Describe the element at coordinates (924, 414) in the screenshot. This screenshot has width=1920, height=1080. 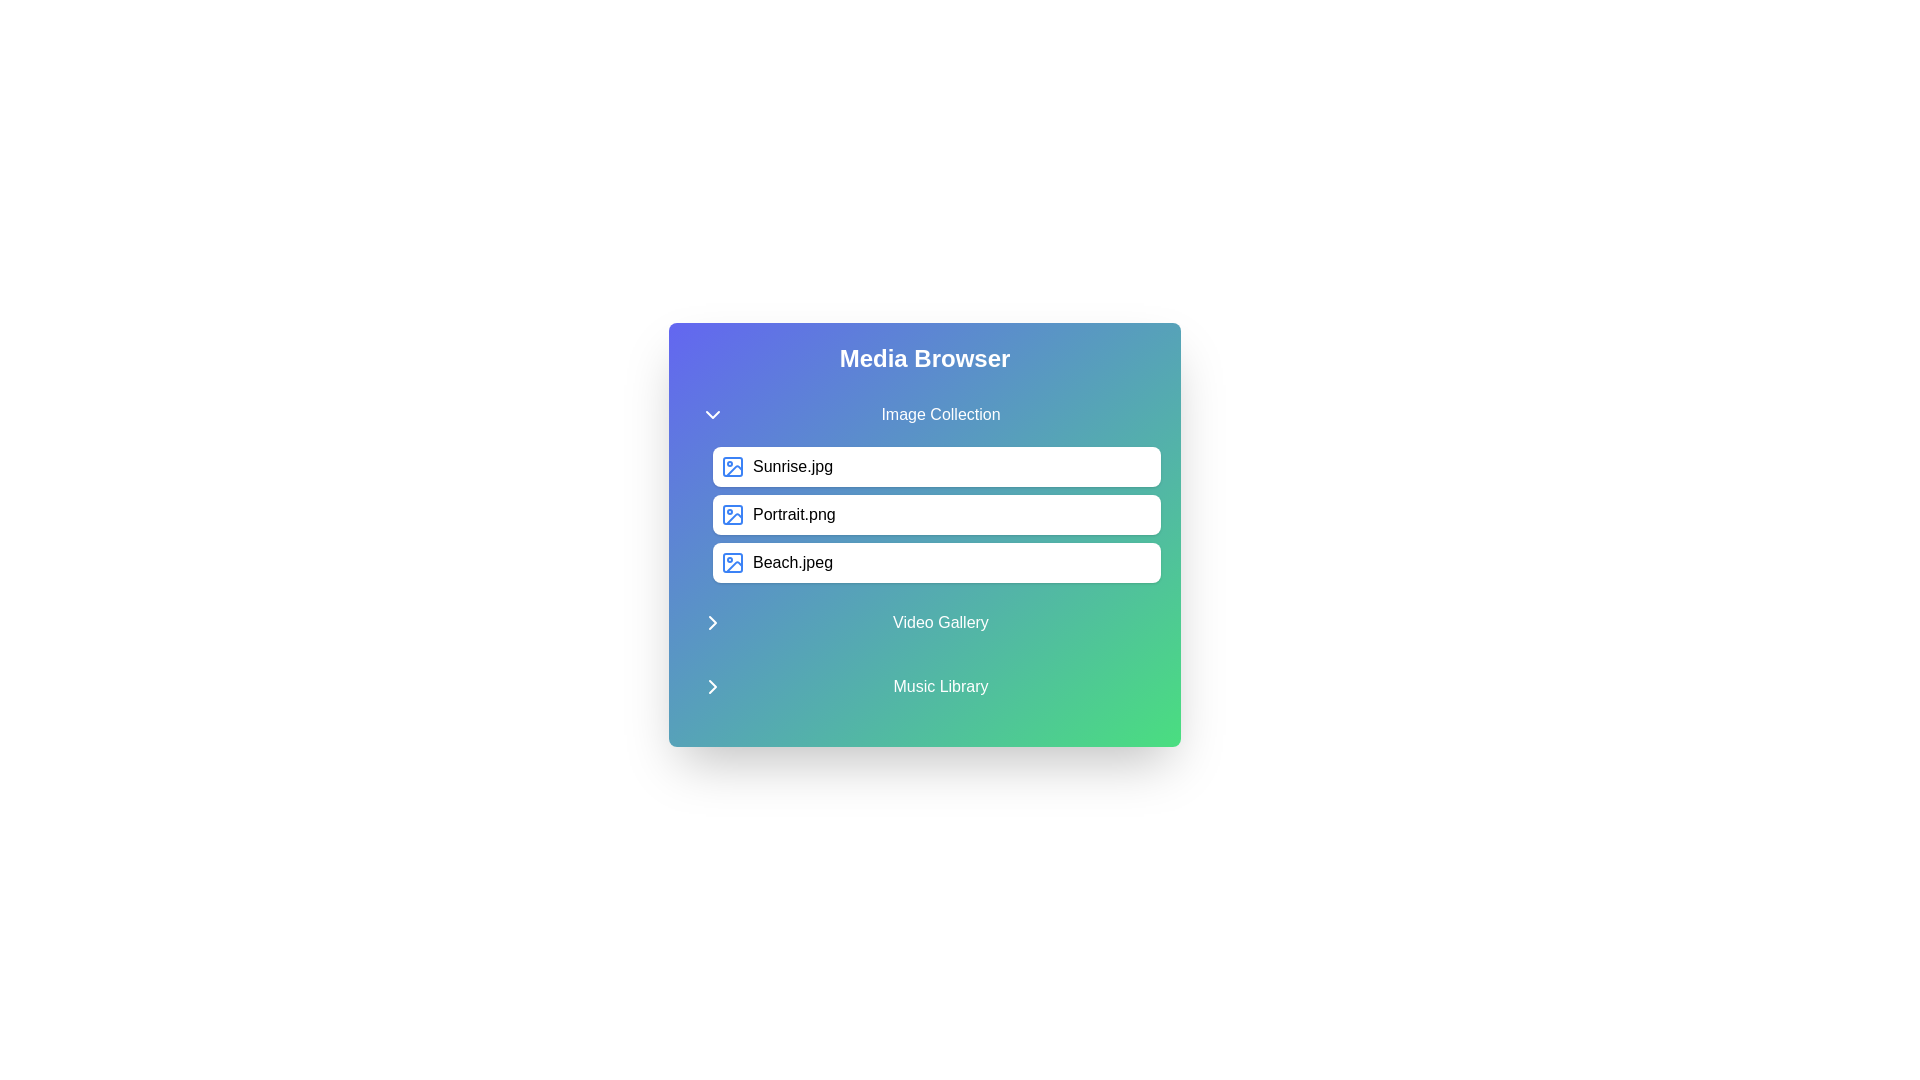
I see `the category title Image Collection to toggle its state` at that location.